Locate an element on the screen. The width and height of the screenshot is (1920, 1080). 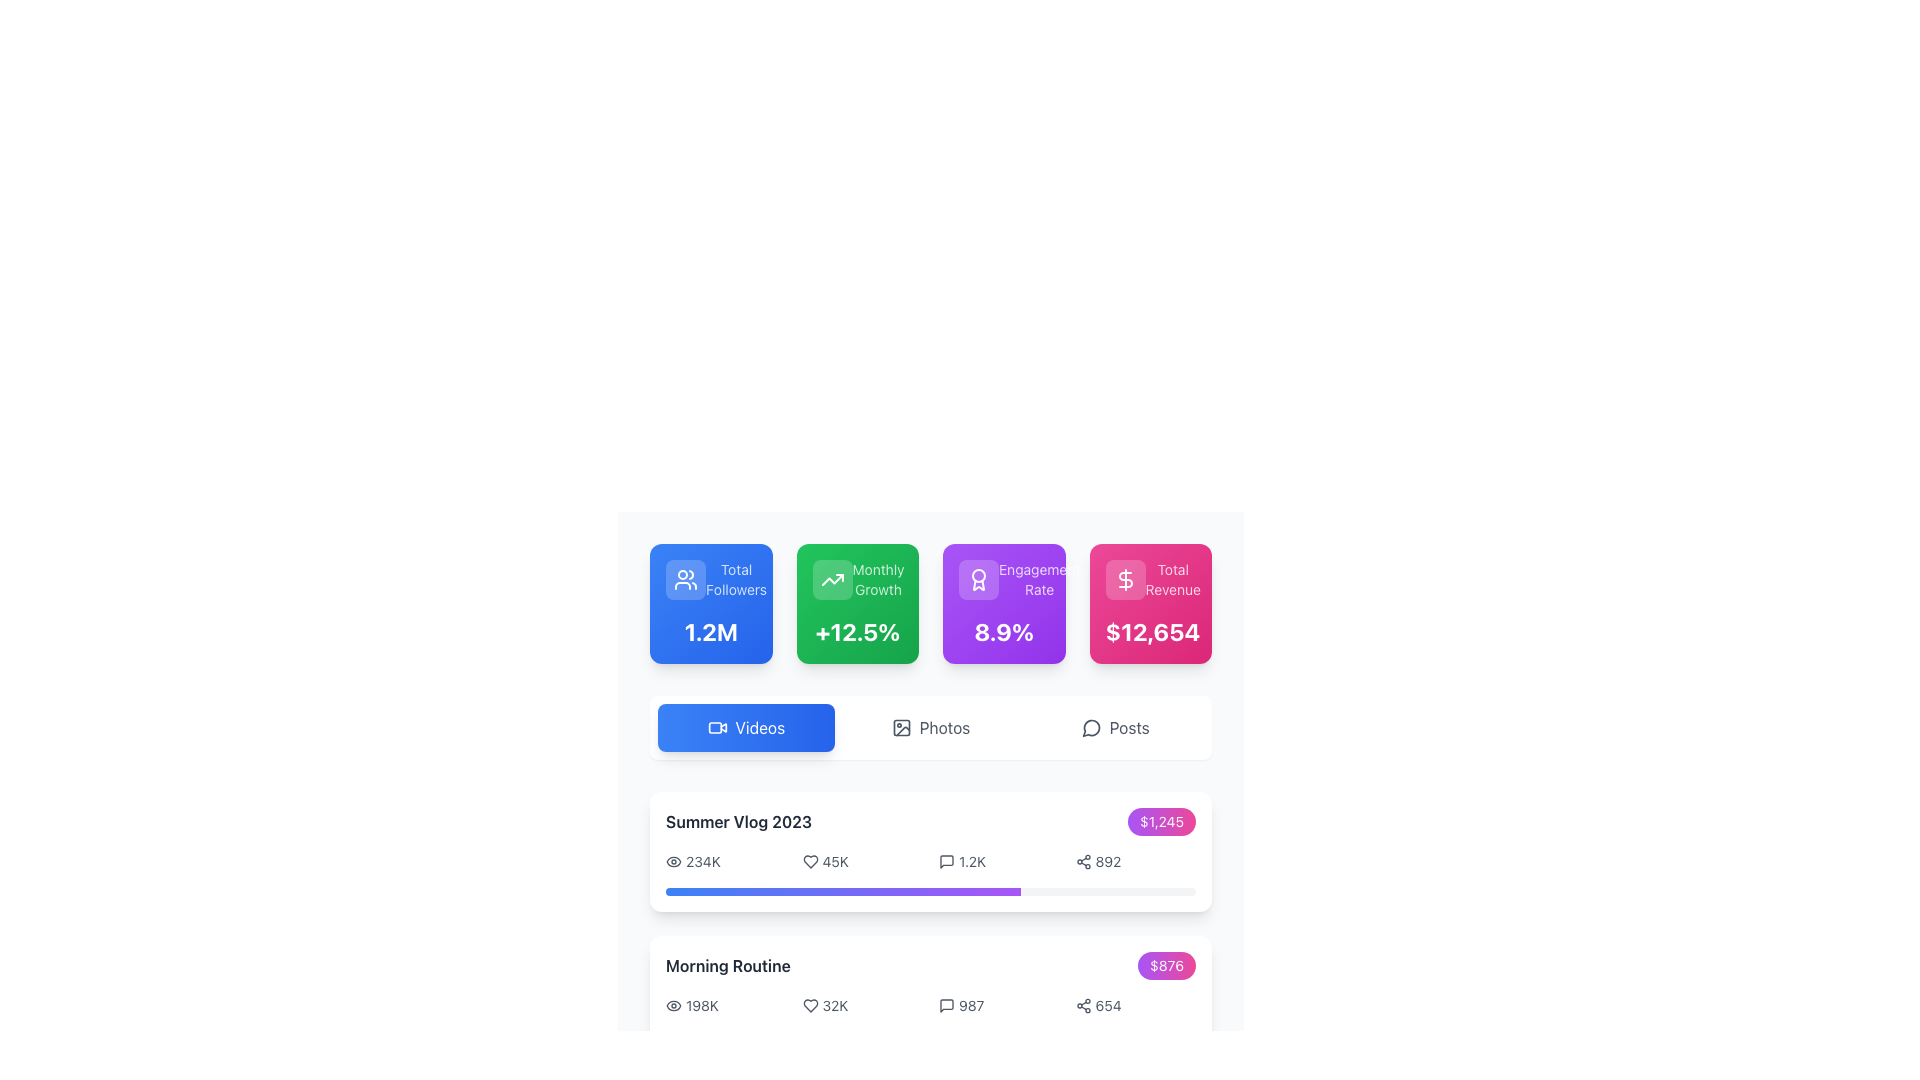
text displaying the number of views ('234K') for the 'Summer Vlog 2023' item, located to the right of an eye icon in the statistics section is located at coordinates (703, 860).